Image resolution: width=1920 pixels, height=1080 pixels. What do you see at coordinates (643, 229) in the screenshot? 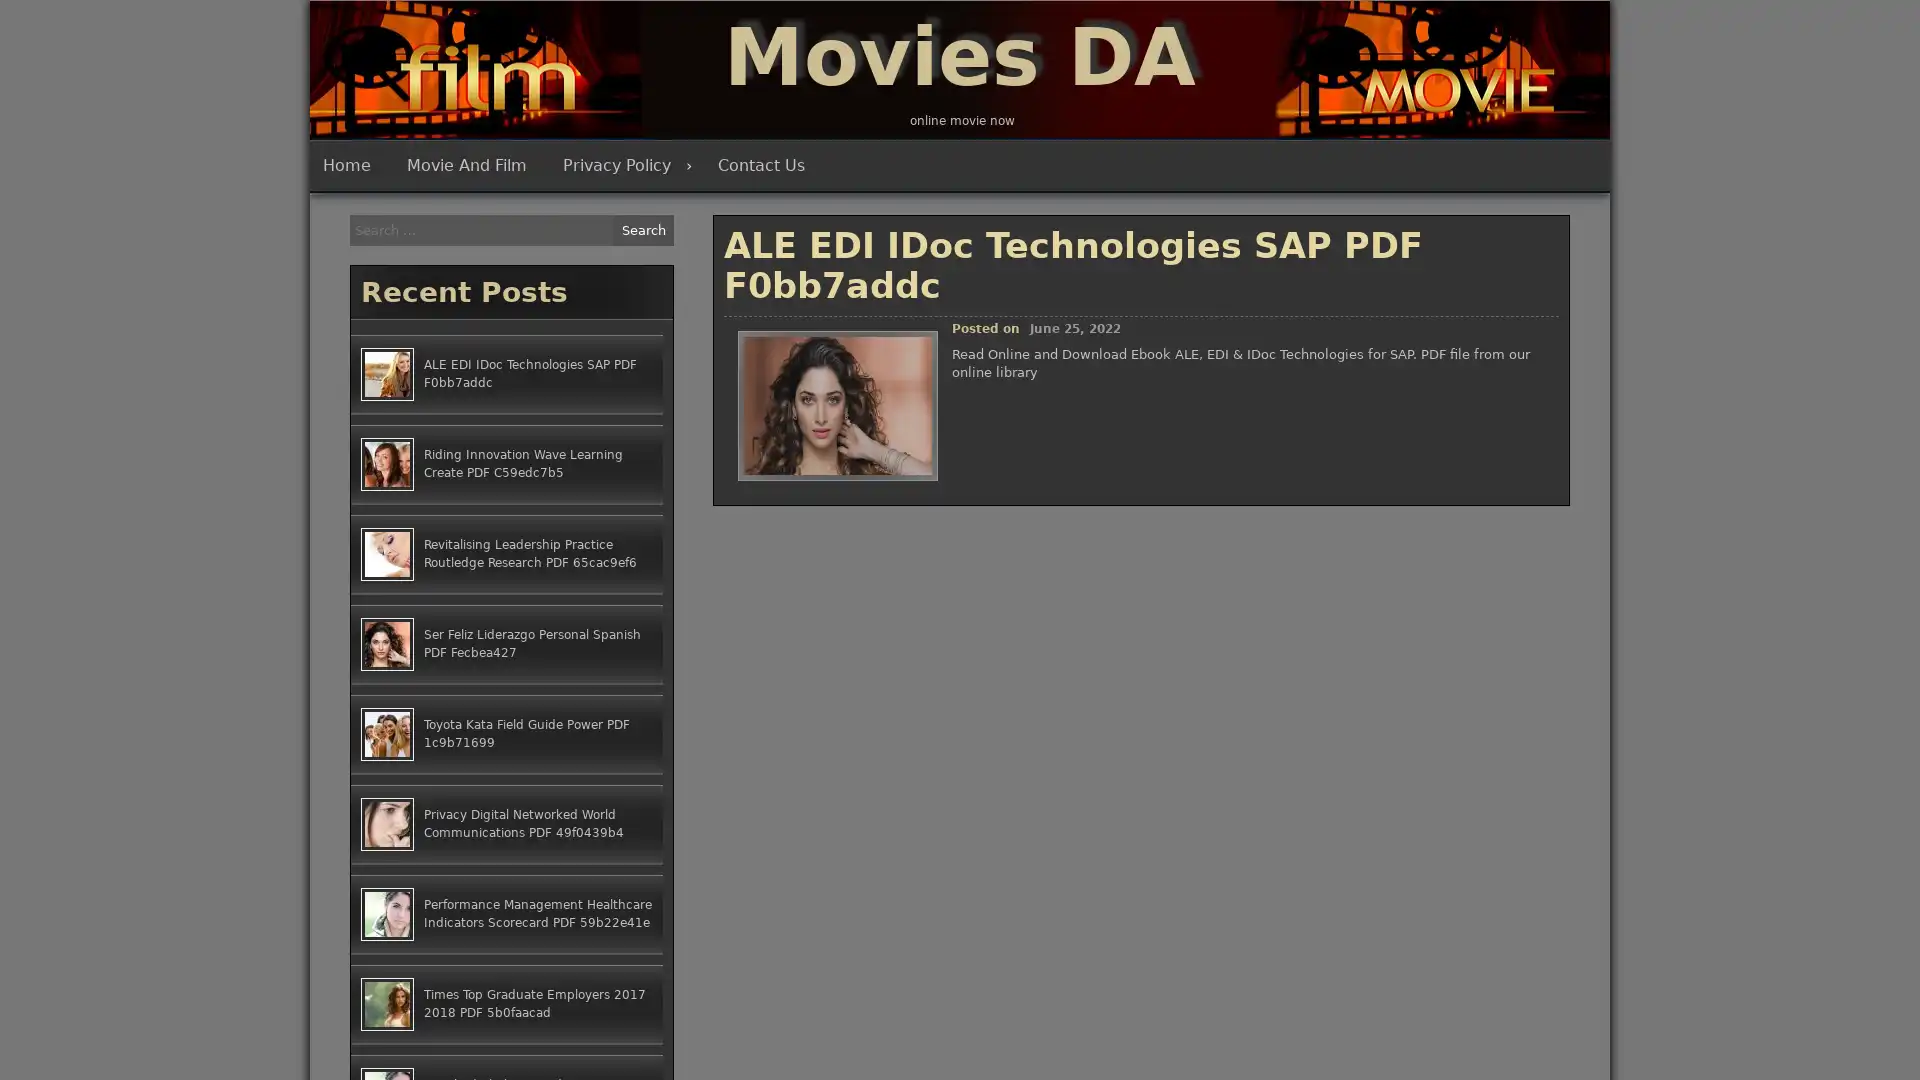
I see `Search` at bounding box center [643, 229].